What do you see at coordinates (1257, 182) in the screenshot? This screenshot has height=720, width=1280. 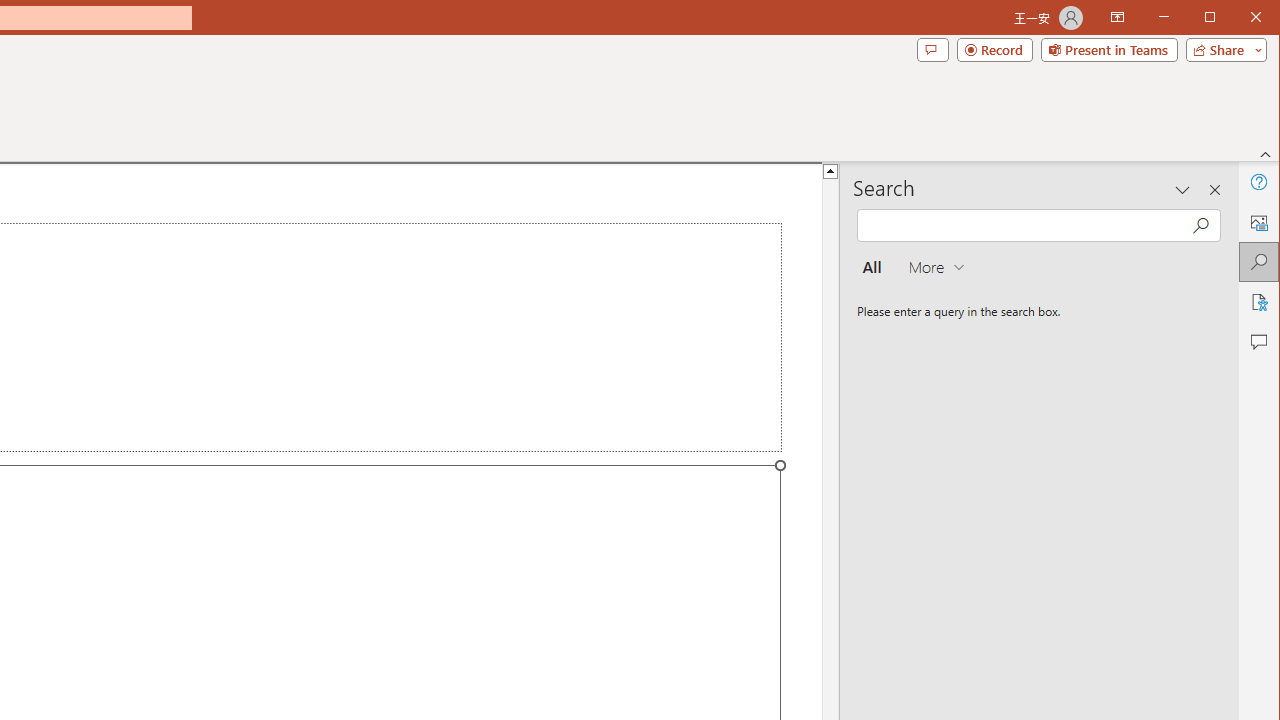 I see `'Help'` at bounding box center [1257, 182].